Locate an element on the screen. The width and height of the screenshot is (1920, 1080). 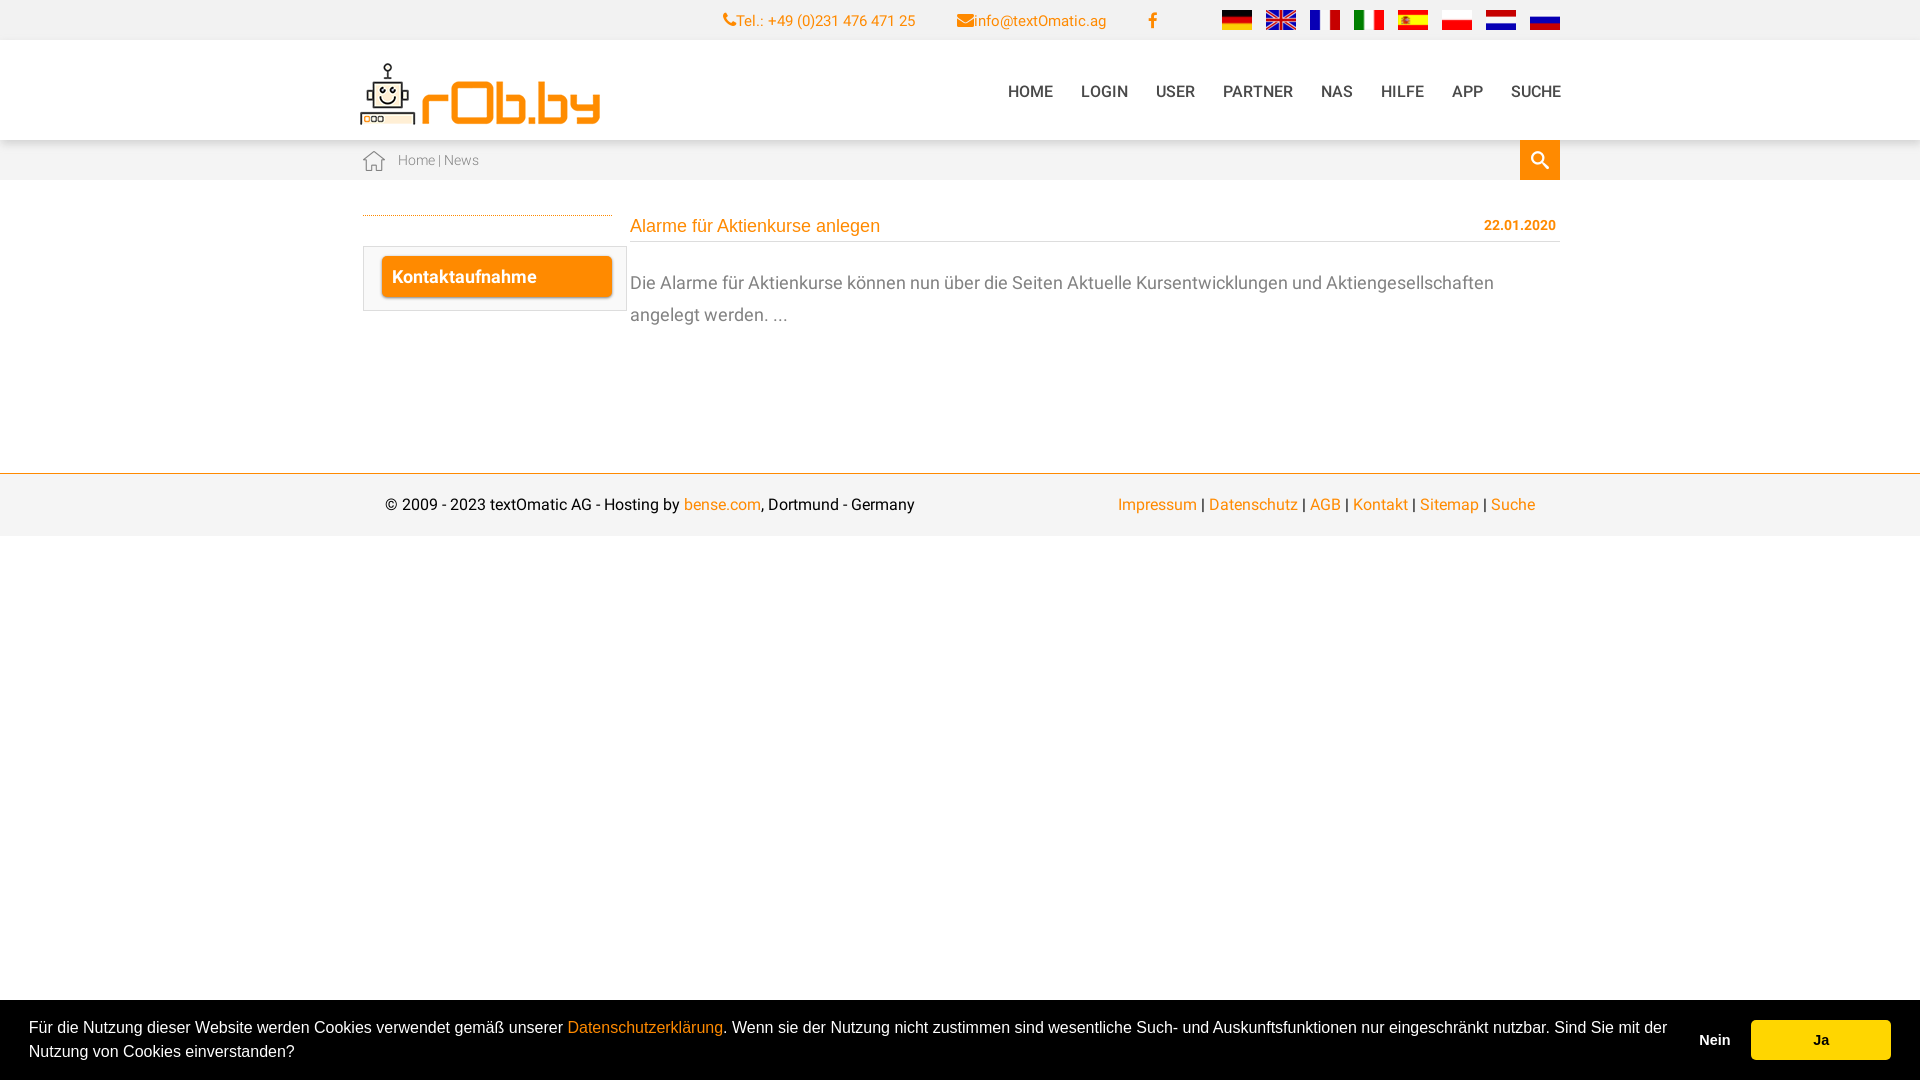
'bense.com' is located at coordinates (721, 503).